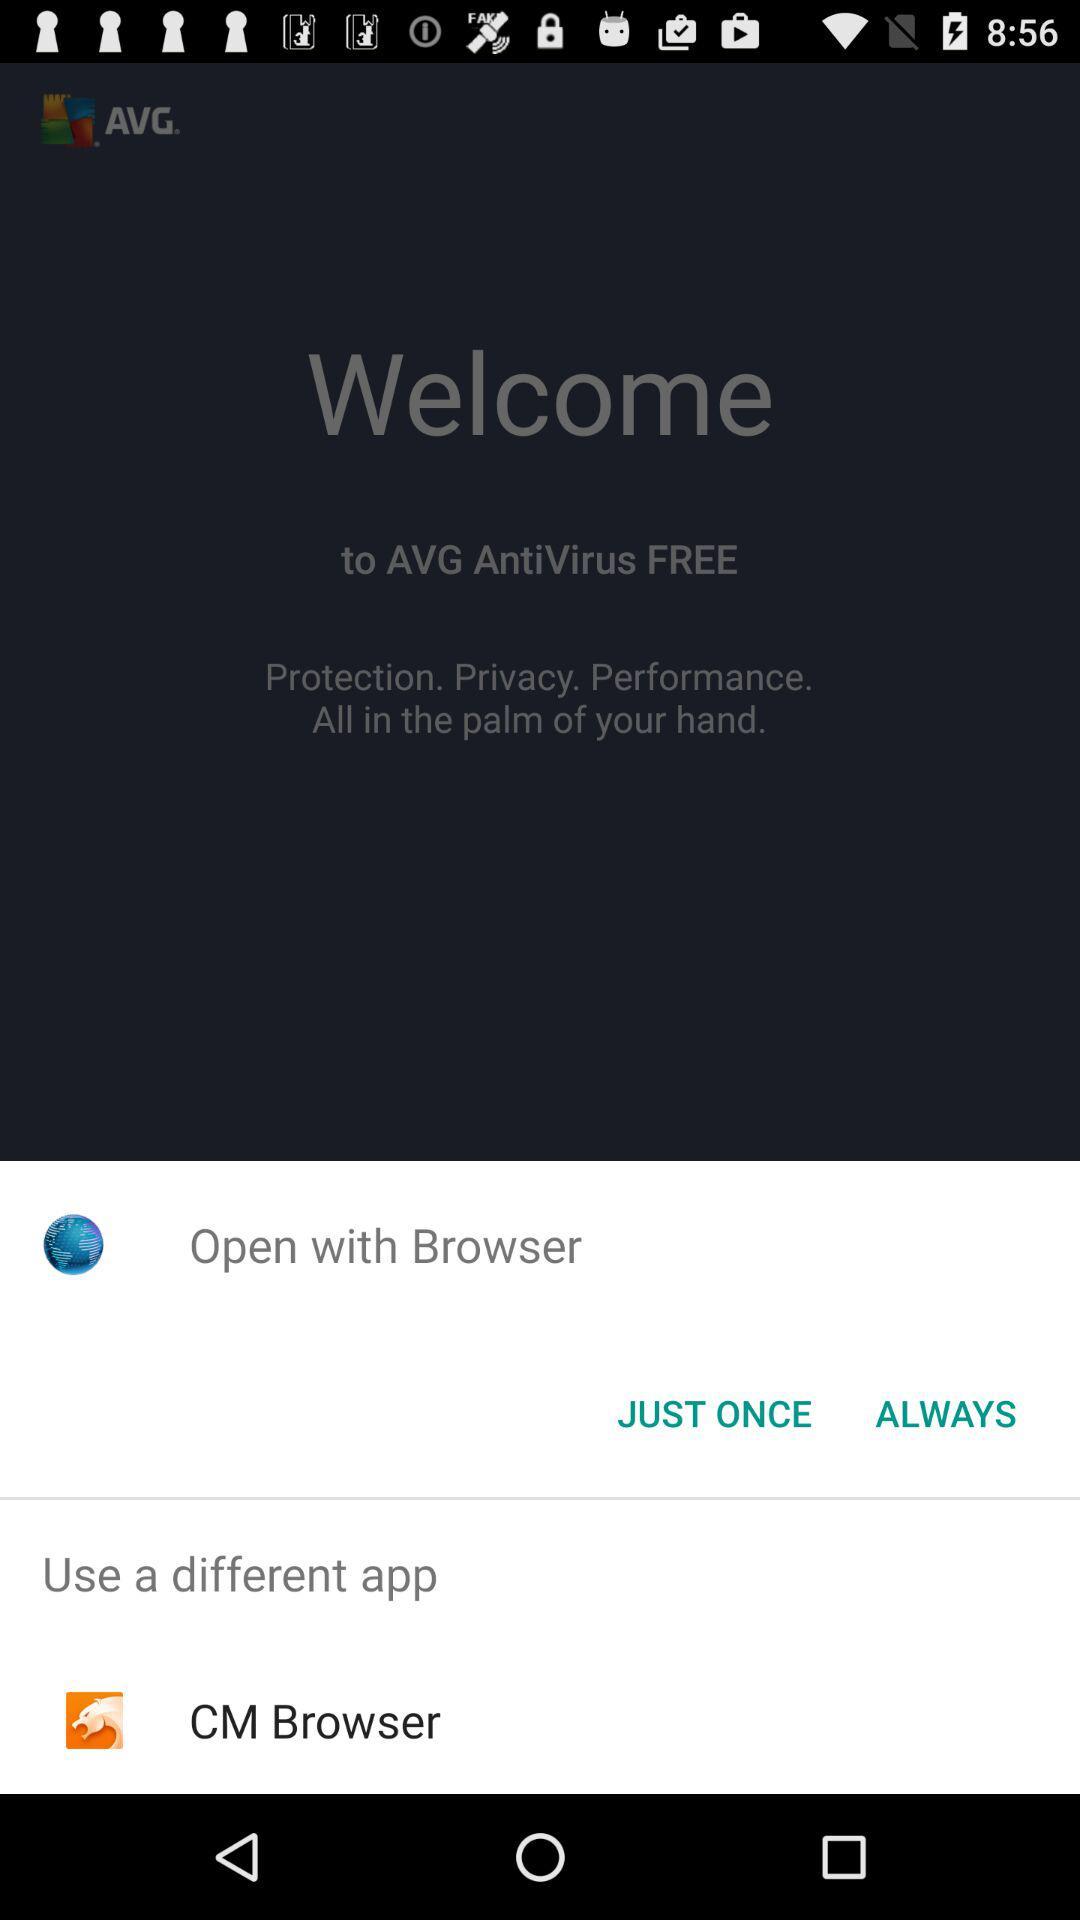 This screenshot has width=1080, height=1920. Describe the element at coordinates (540, 1572) in the screenshot. I see `the use a different` at that location.